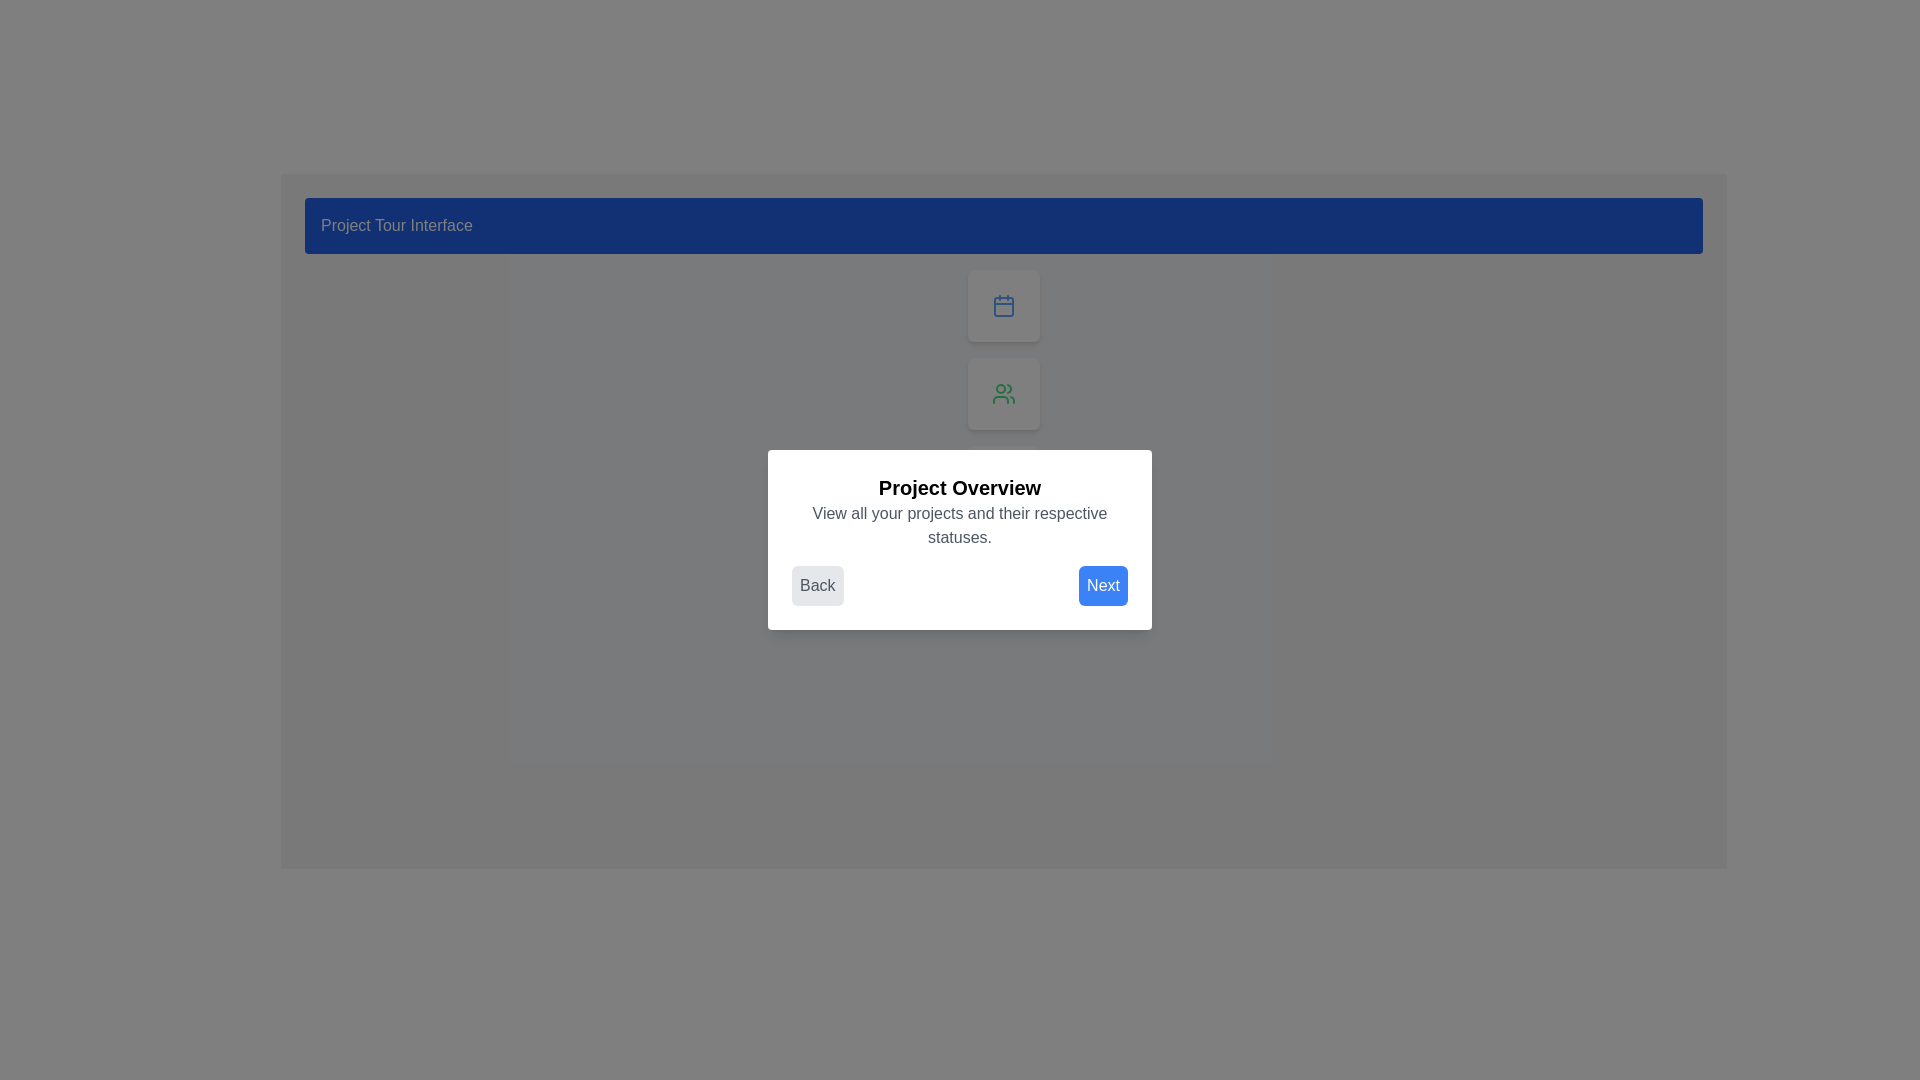  Describe the element at coordinates (1003, 393) in the screenshot. I see `the user management button located at the vertical midpoint of the interface, below the calendar icon` at that location.